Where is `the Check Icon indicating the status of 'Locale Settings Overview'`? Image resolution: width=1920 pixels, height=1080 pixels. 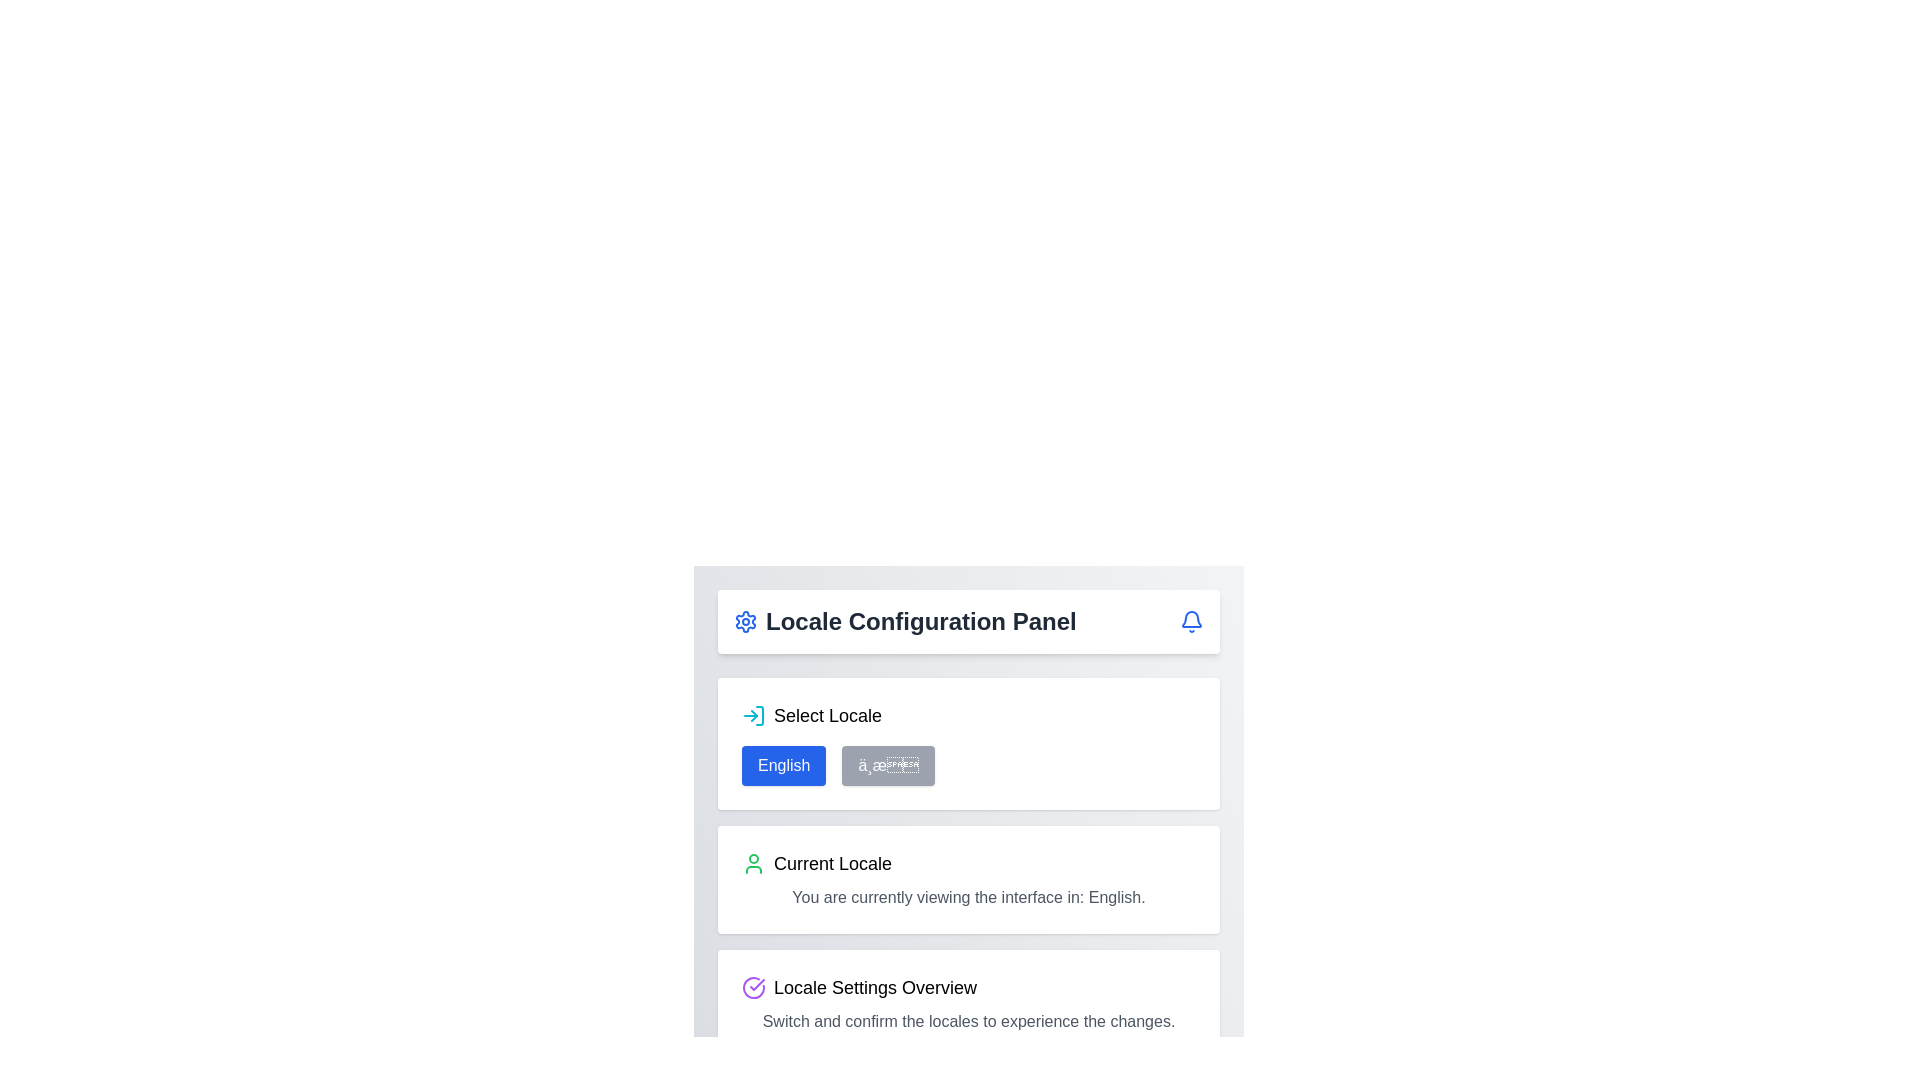
the Check Icon indicating the status of 'Locale Settings Overview' is located at coordinates (752, 986).